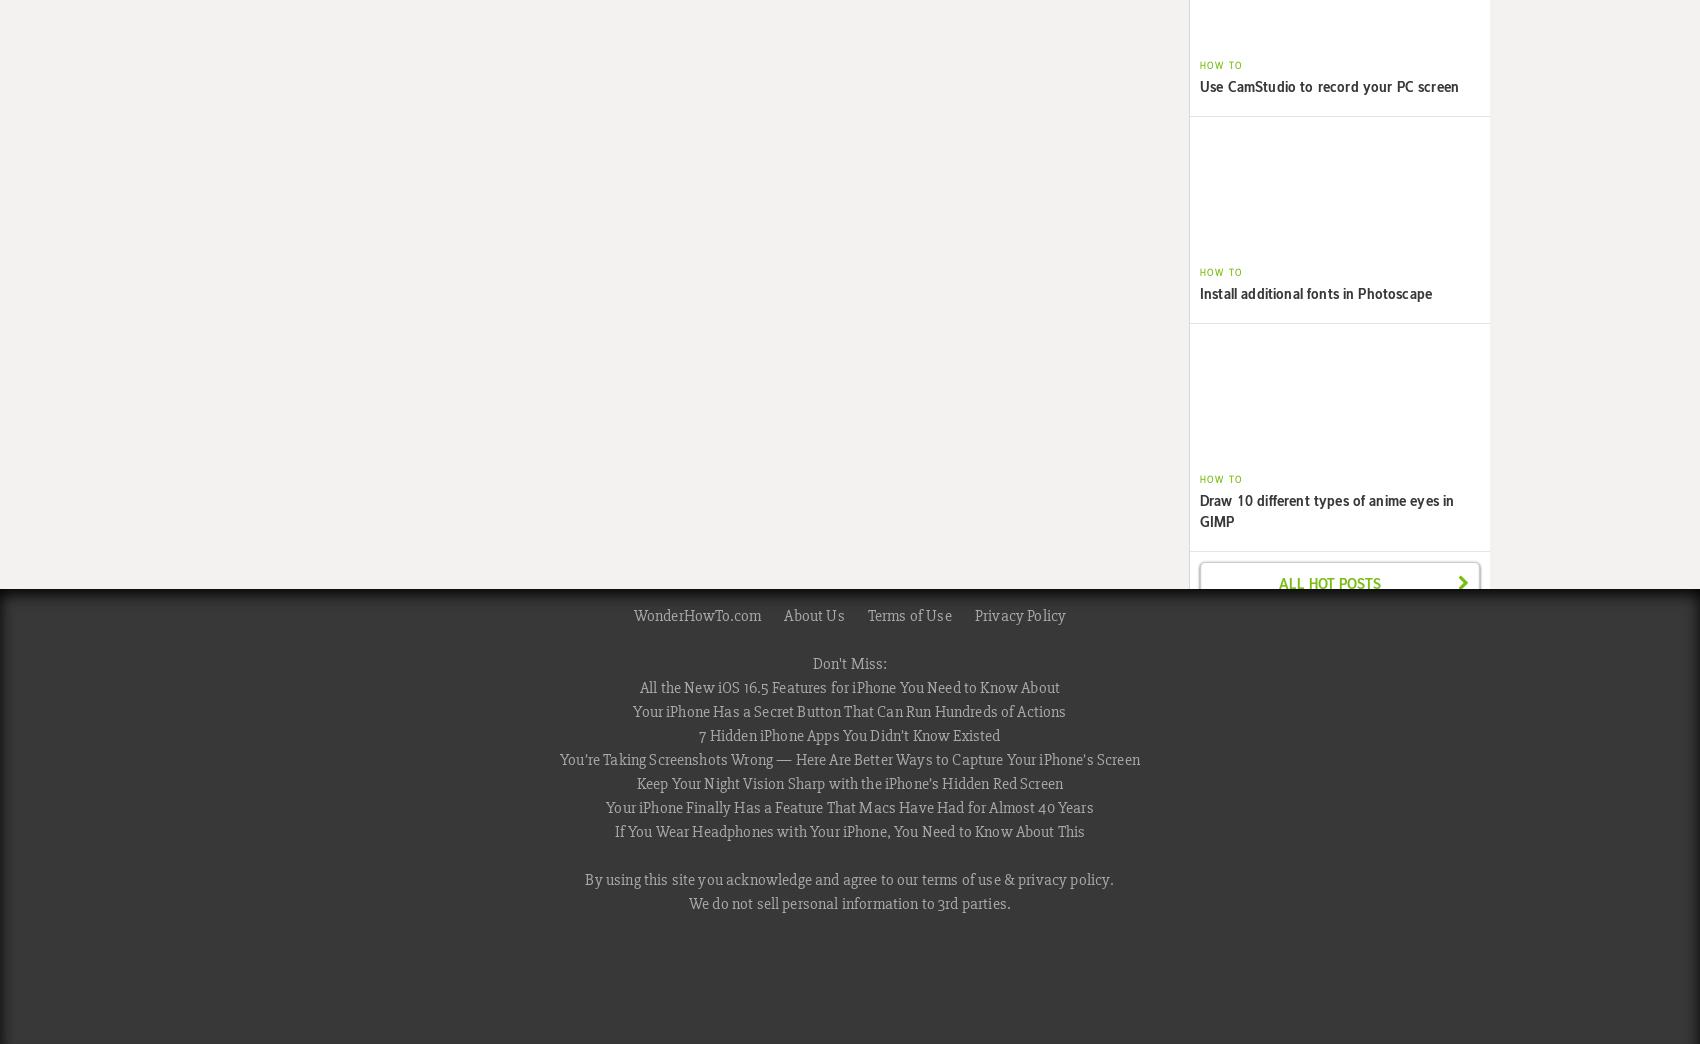 Image resolution: width=1700 pixels, height=1044 pixels. Describe the element at coordinates (812, 615) in the screenshot. I see `'About Us'` at that location.